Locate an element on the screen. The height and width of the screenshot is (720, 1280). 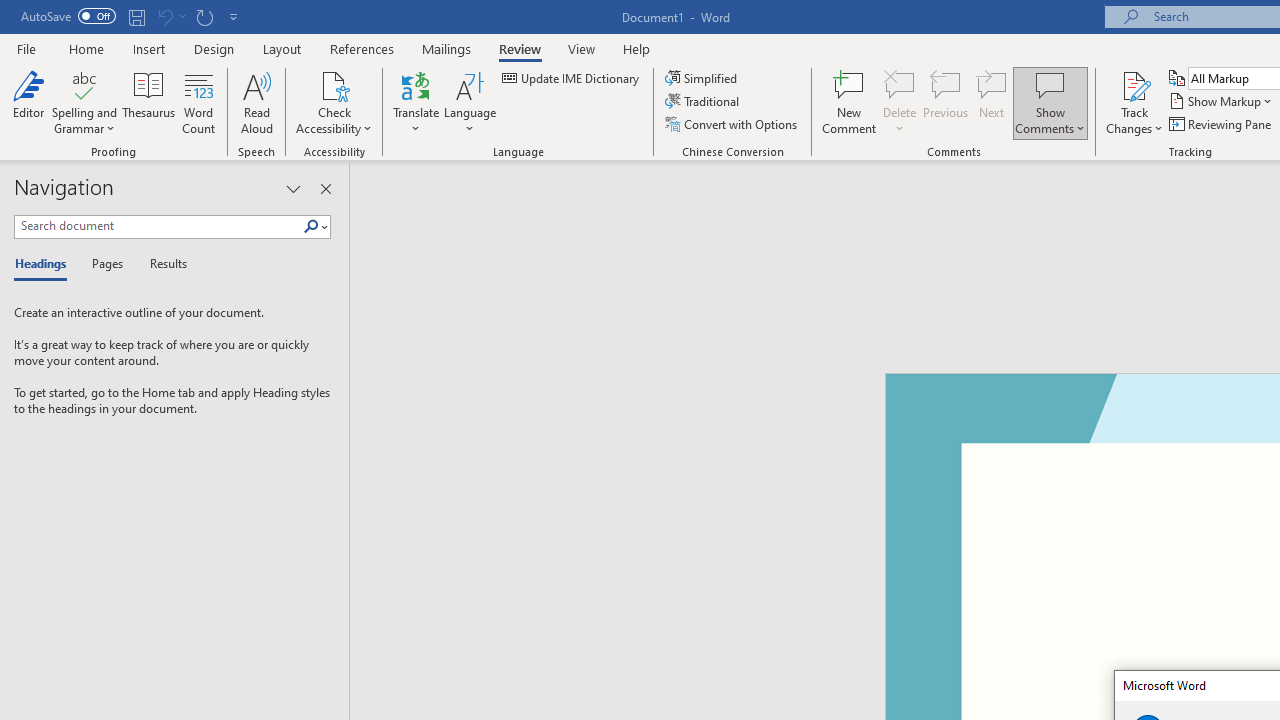
'Track Changes' is located at coordinates (1134, 103).